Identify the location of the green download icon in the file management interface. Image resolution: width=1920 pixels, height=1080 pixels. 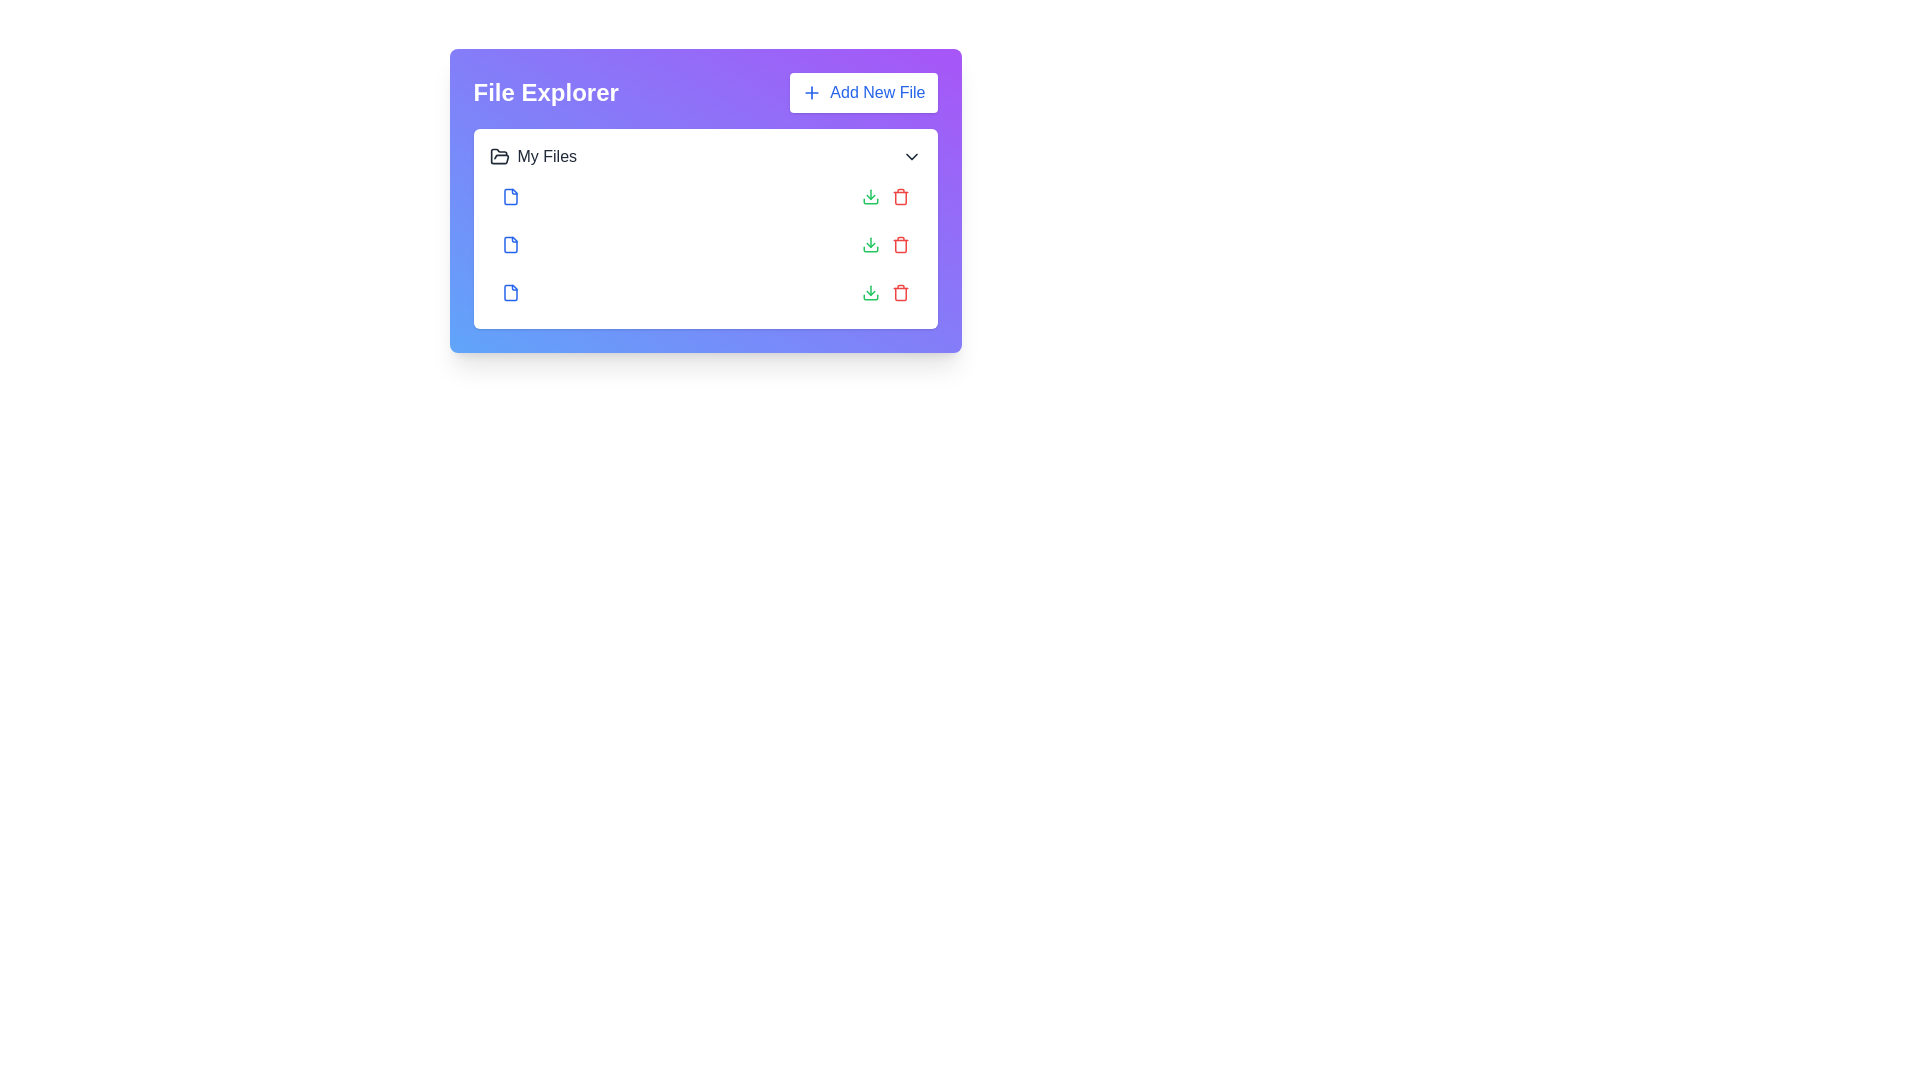
(870, 293).